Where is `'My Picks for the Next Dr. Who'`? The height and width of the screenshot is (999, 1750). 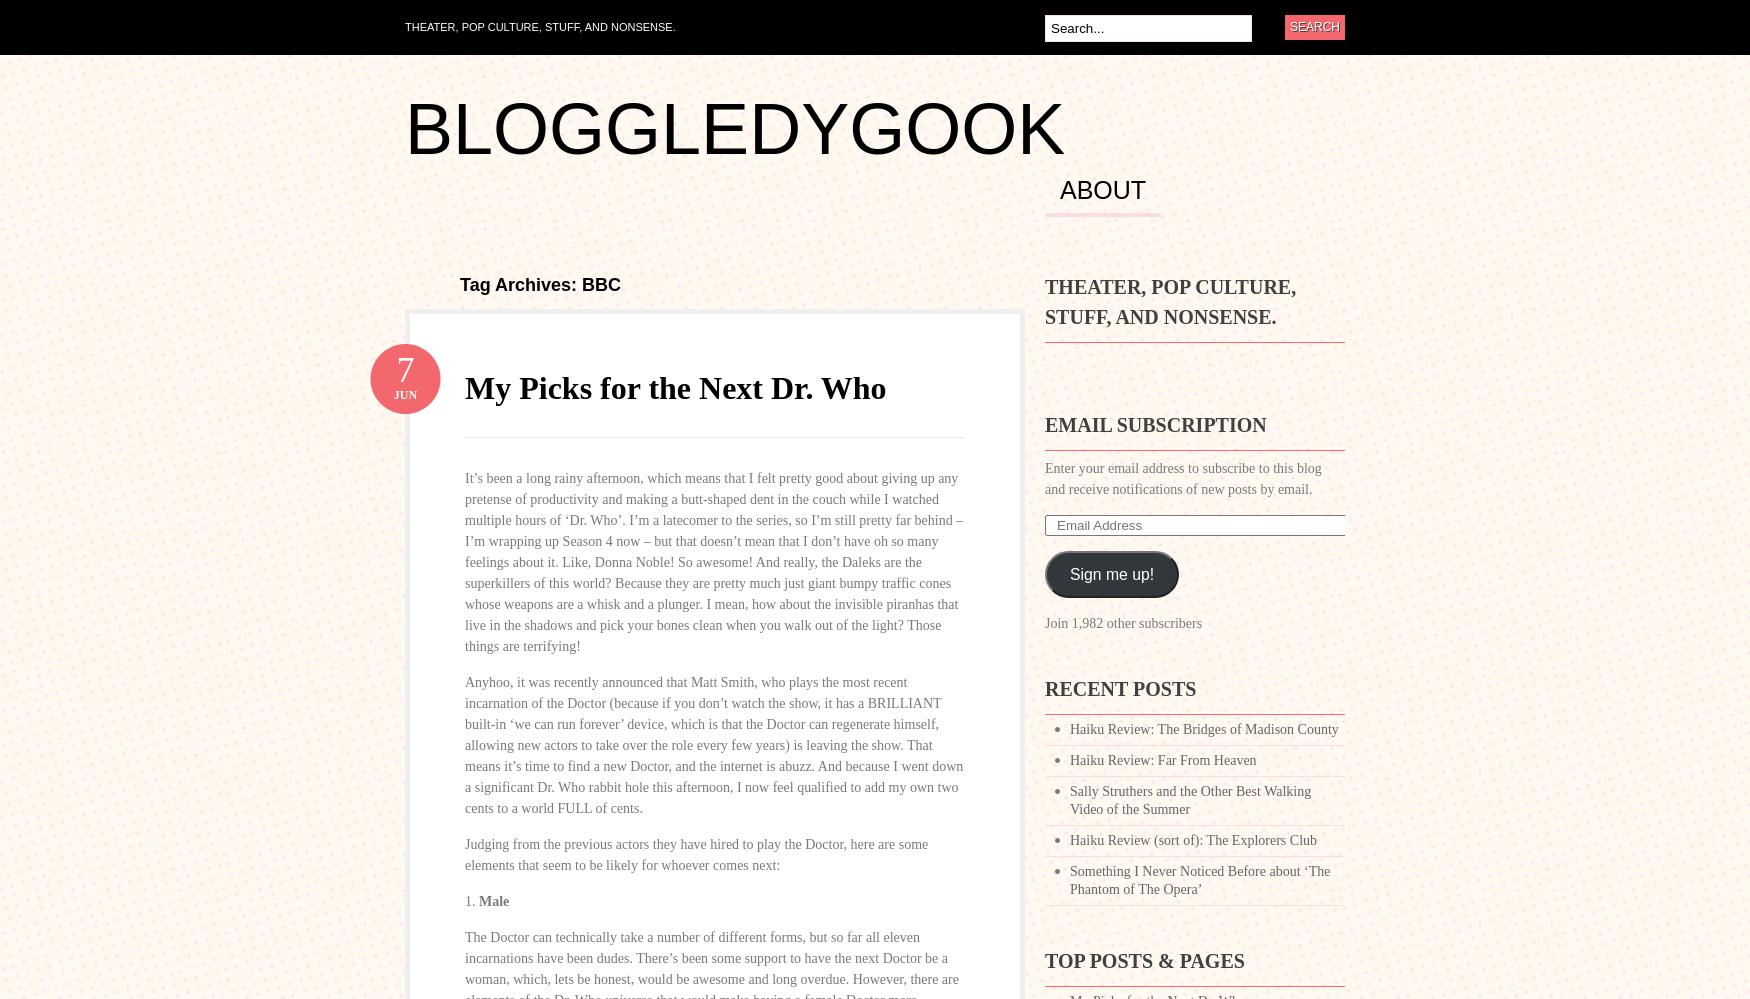 'My Picks for the Next Dr. Who' is located at coordinates (674, 388).